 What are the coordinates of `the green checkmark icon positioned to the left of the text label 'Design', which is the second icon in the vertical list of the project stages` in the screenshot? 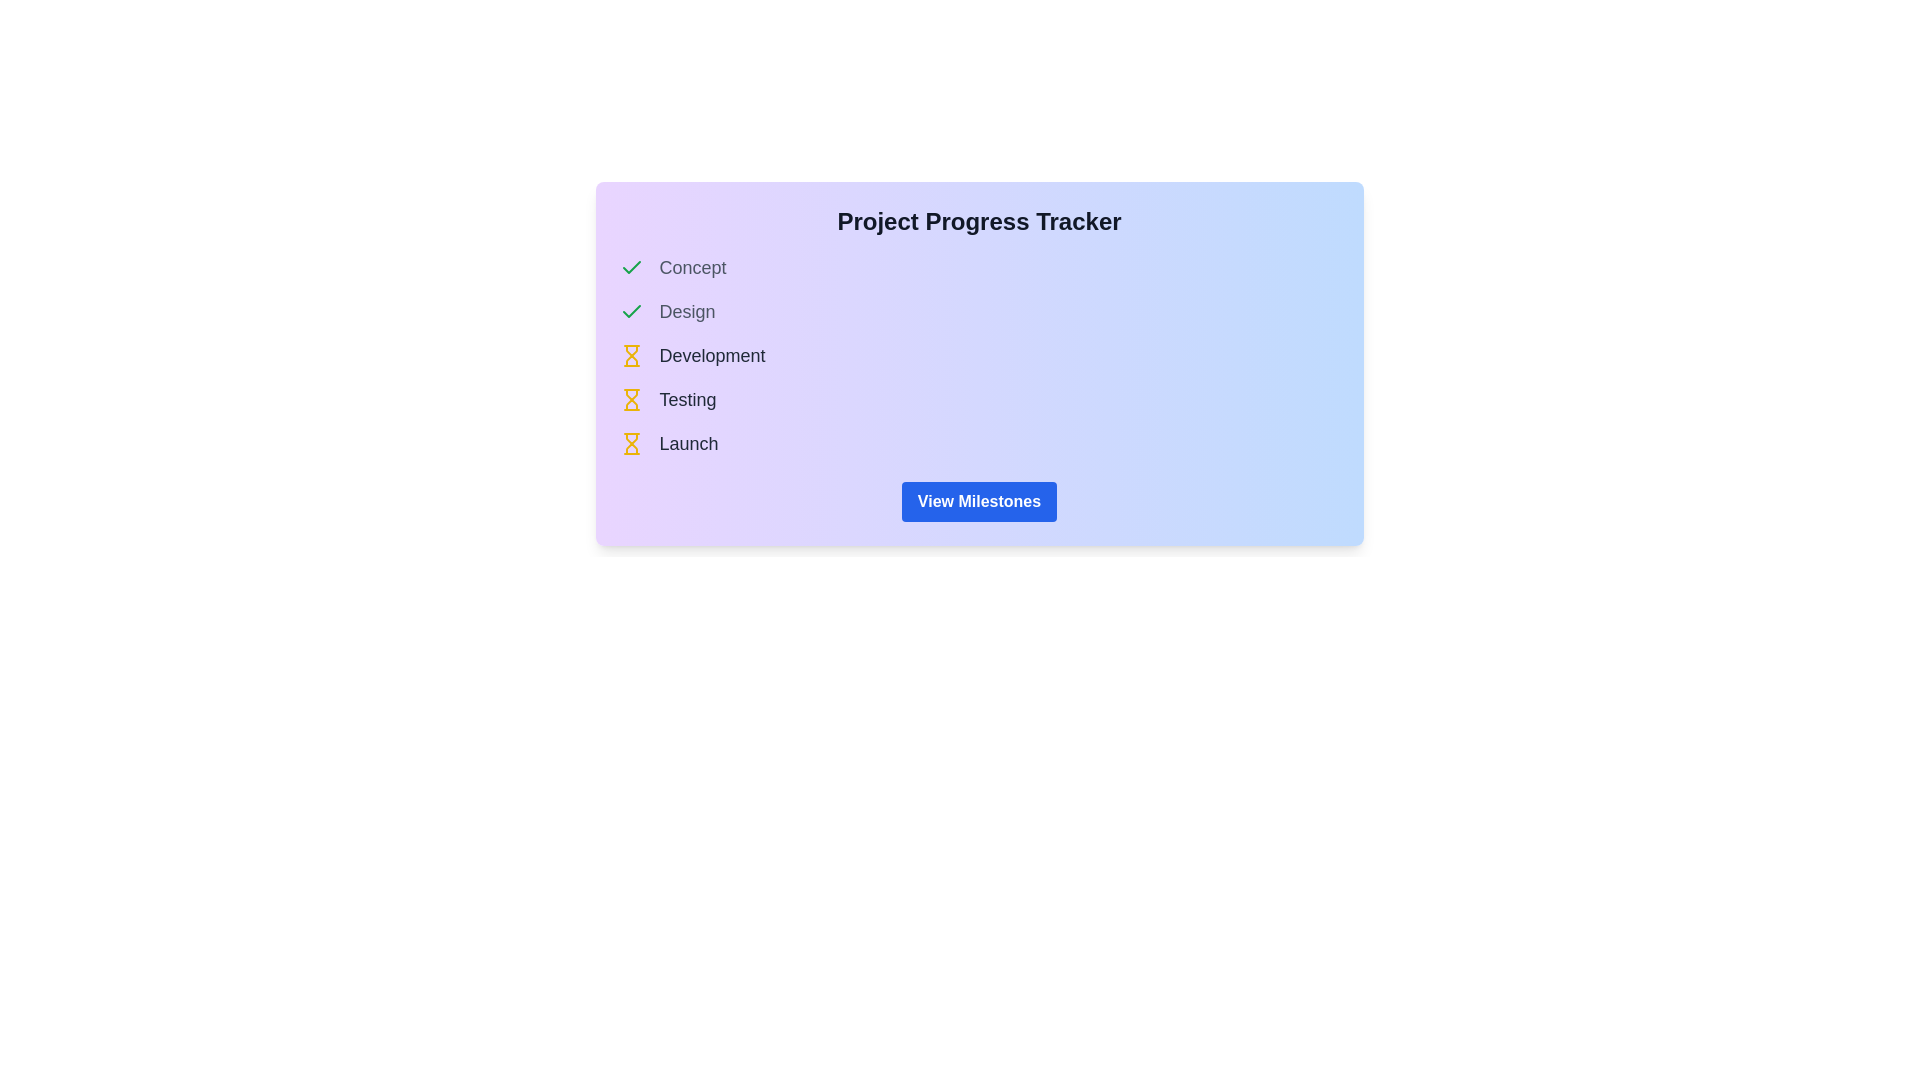 It's located at (630, 266).